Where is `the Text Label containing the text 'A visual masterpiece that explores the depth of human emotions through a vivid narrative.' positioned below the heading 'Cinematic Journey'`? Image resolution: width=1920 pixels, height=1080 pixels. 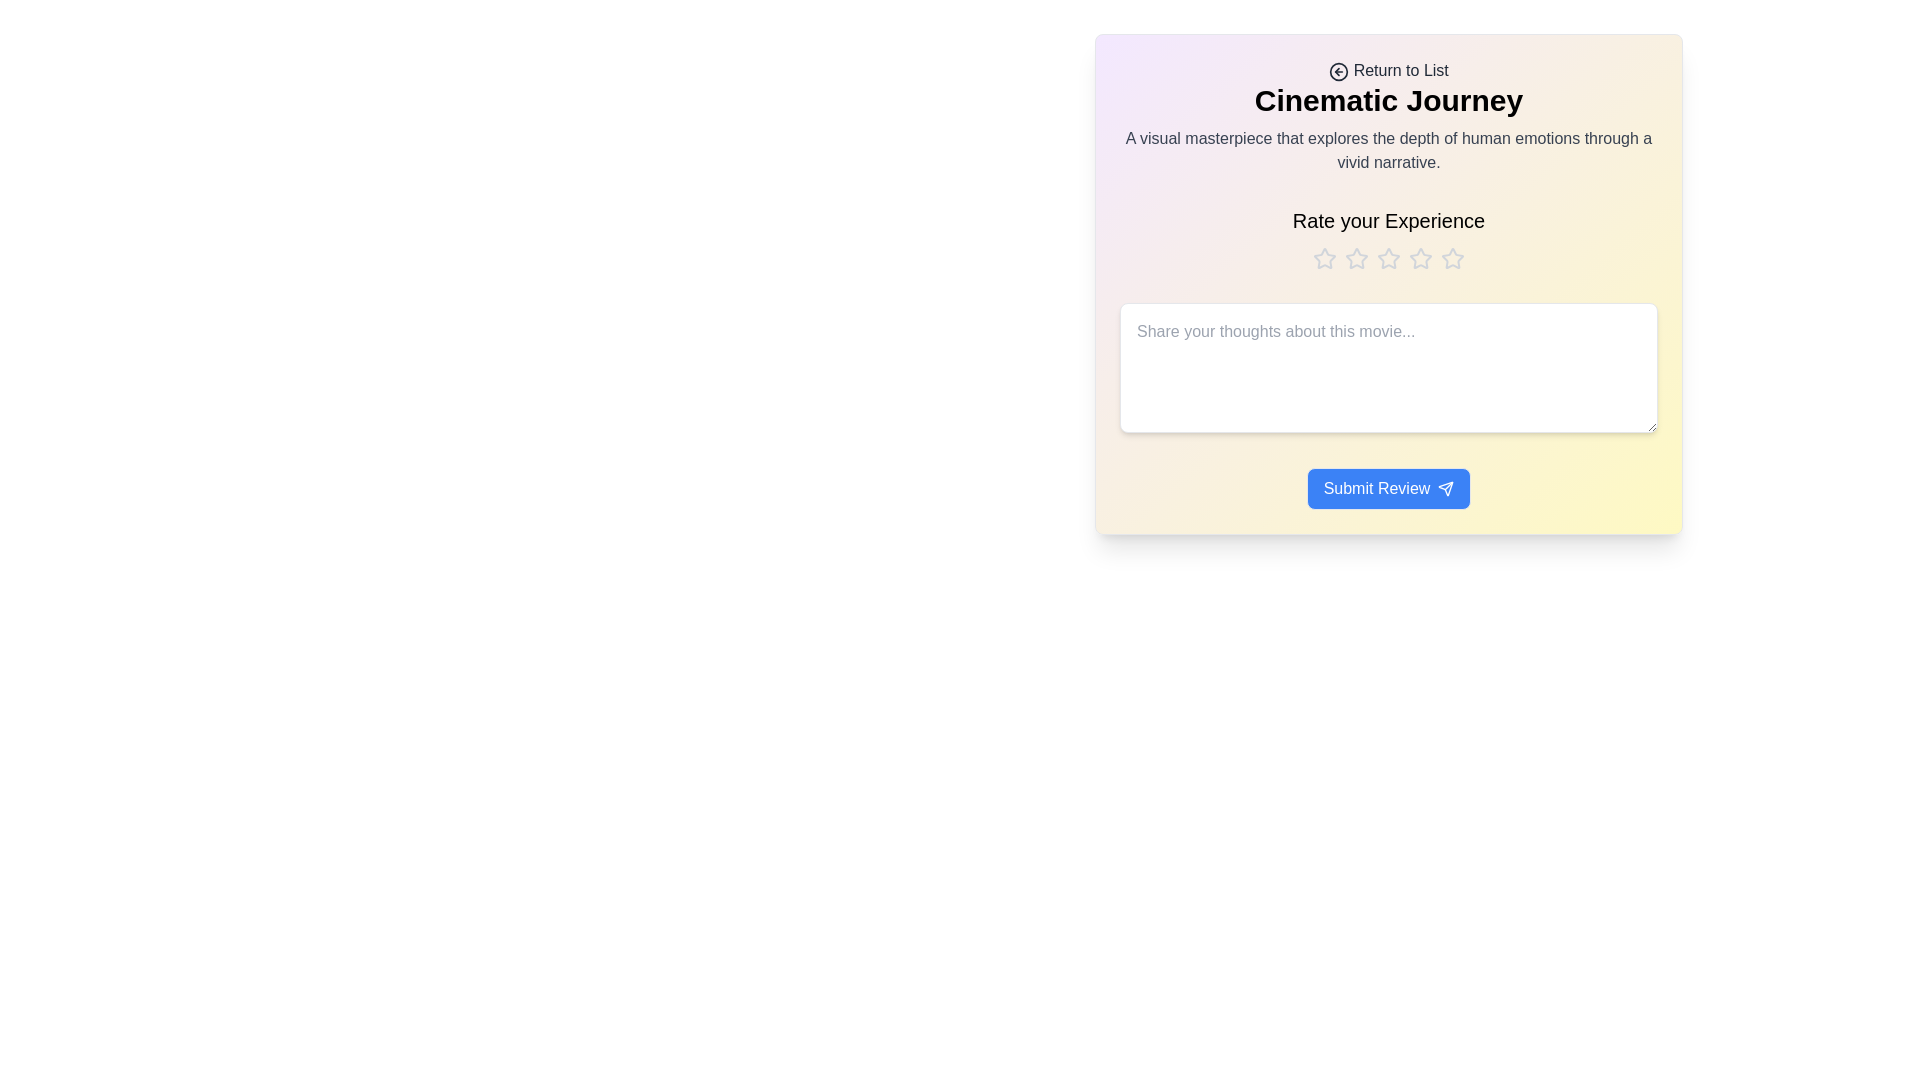
the Text Label containing the text 'A visual masterpiece that explores the depth of human emotions through a vivid narrative.' positioned below the heading 'Cinematic Journey' is located at coordinates (1387, 149).